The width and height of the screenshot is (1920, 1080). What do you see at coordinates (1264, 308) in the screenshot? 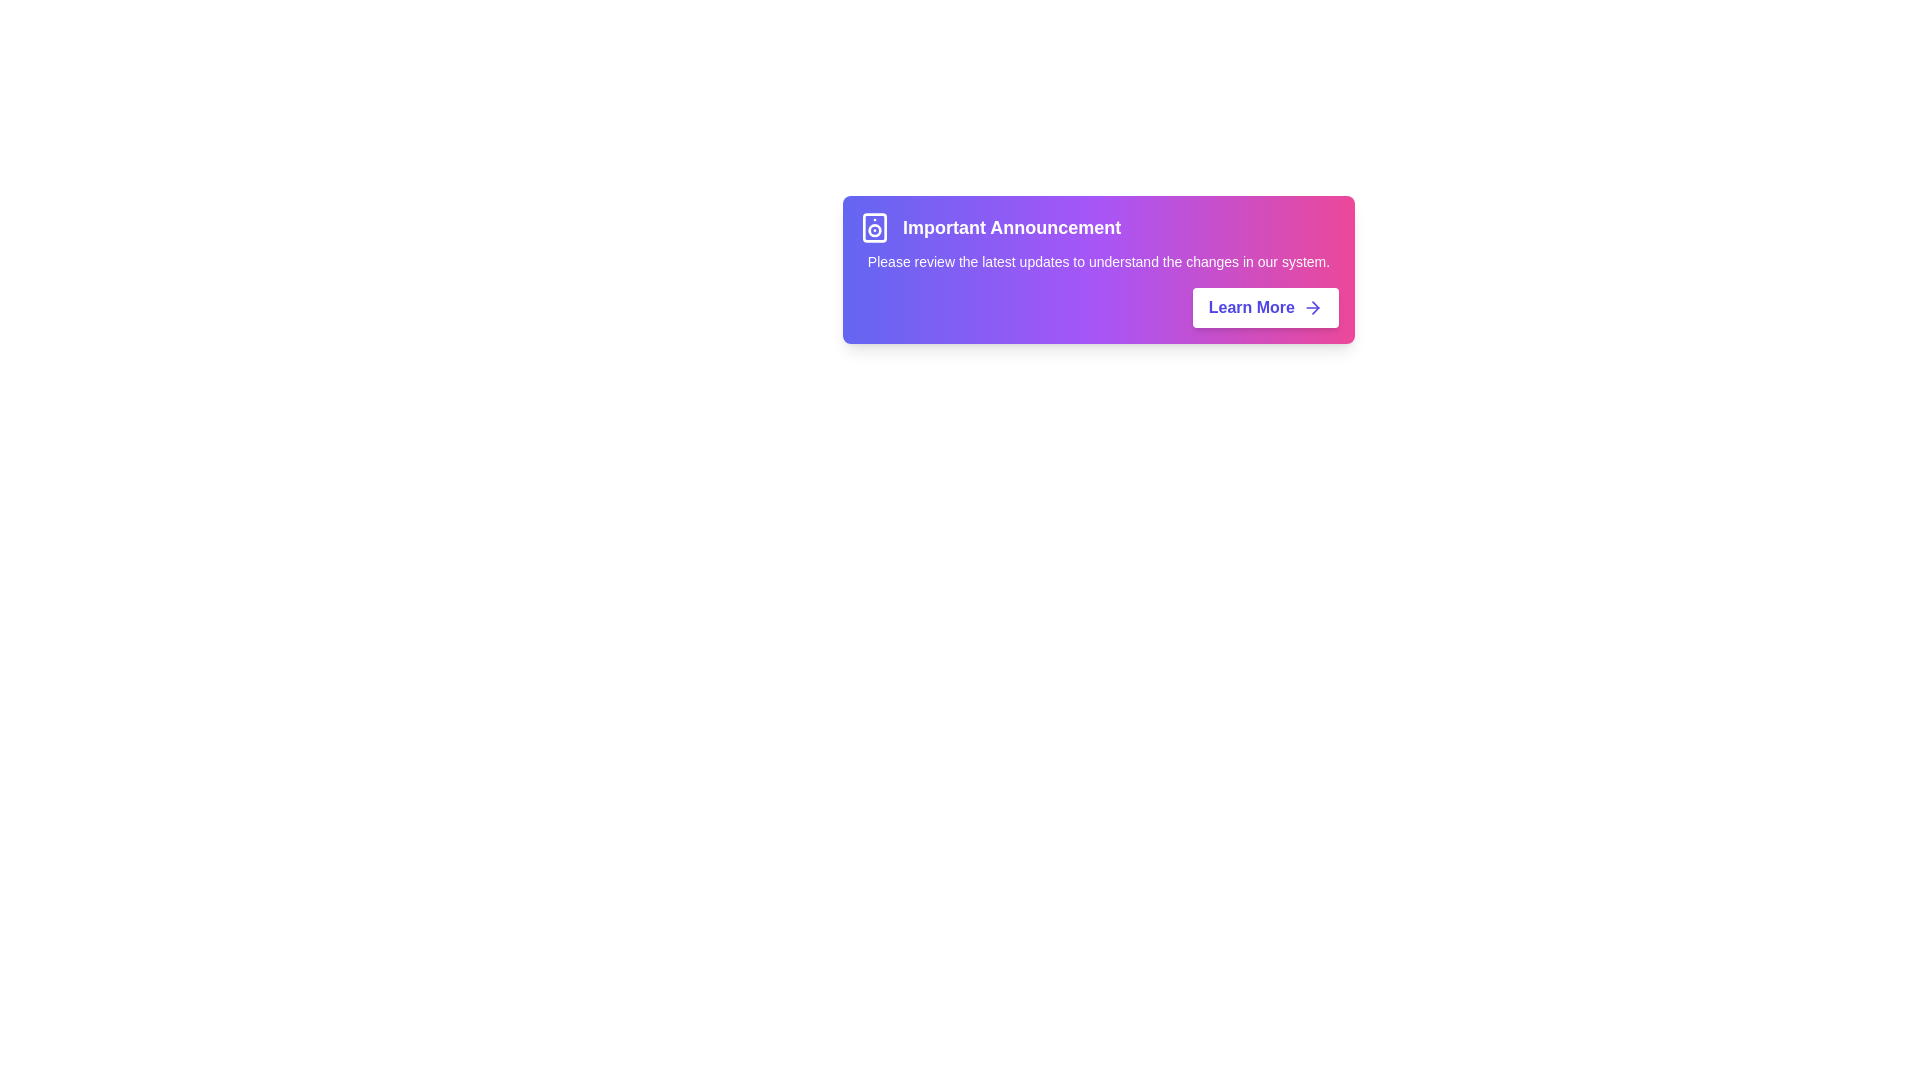
I see `the 'Learn More' button to navigate to more information` at bounding box center [1264, 308].